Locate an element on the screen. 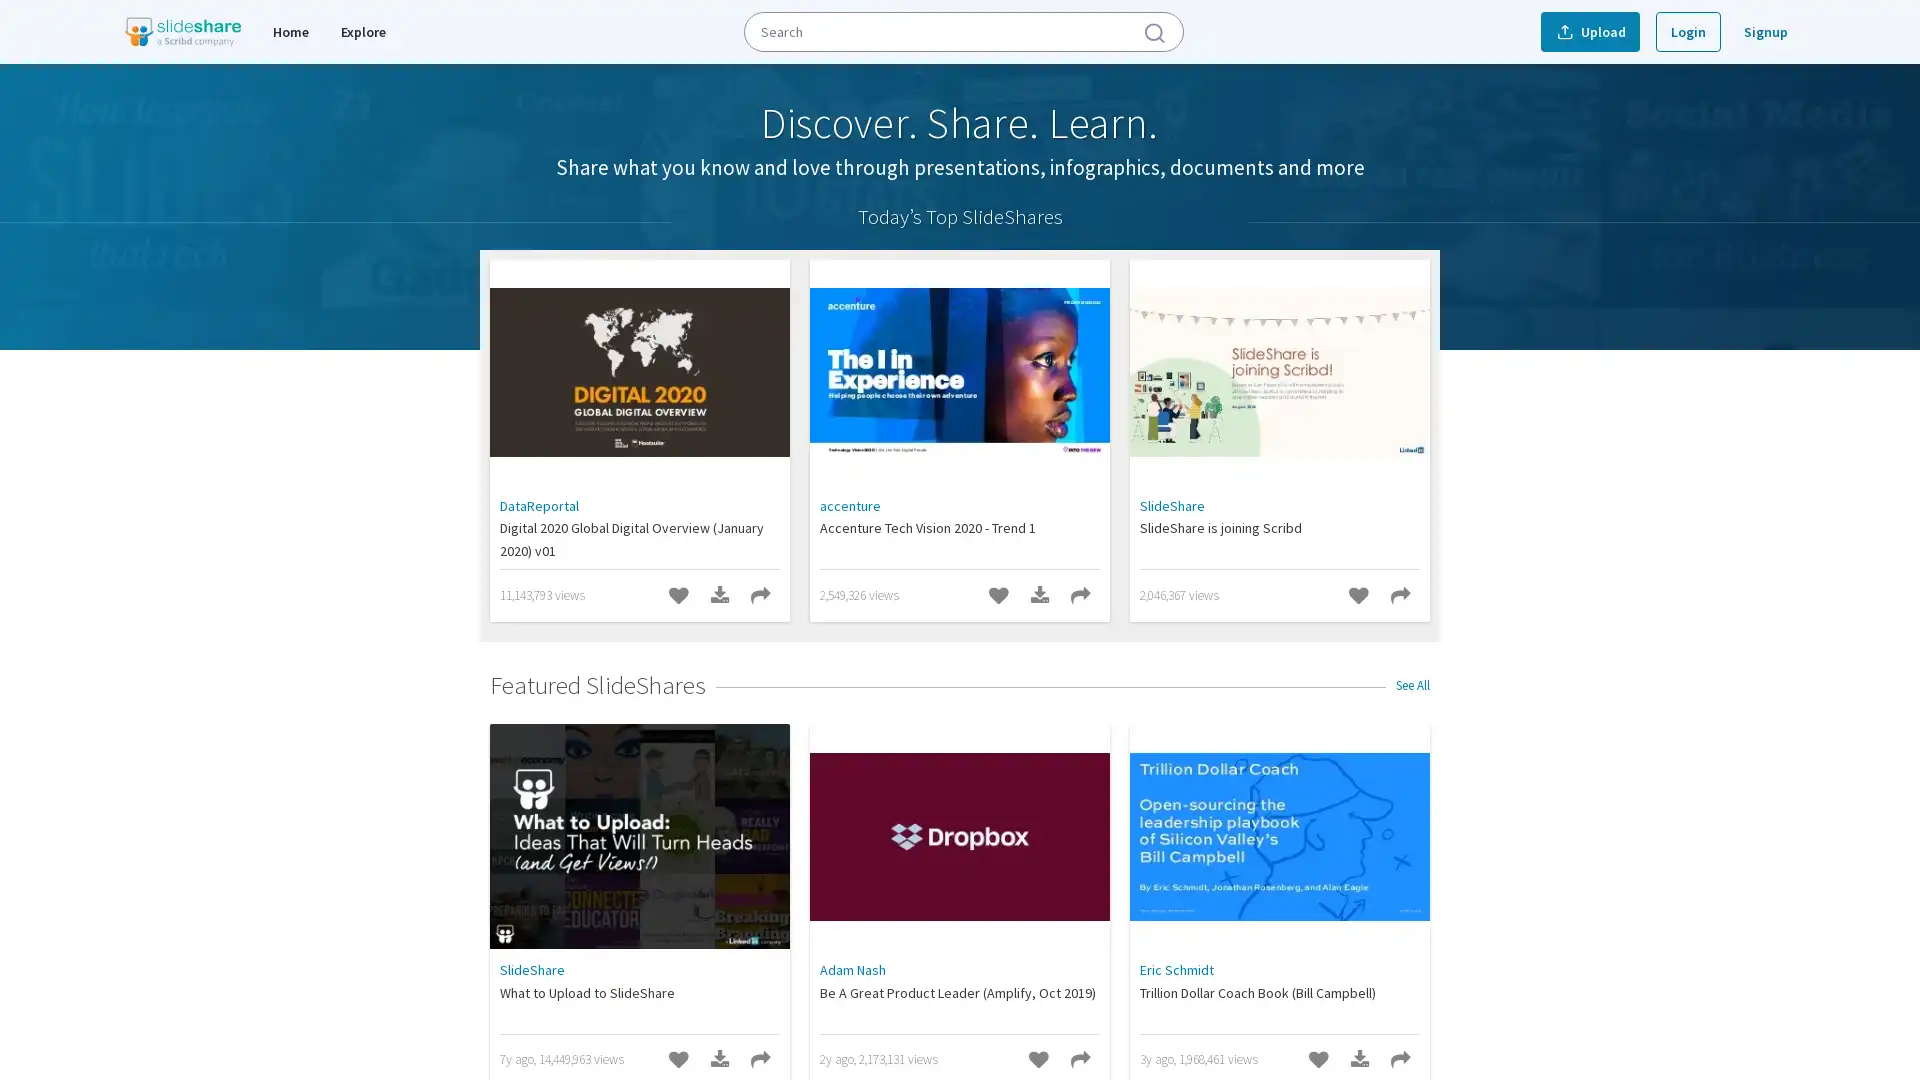 This screenshot has width=1920, height=1080. Like SlideShare is joining Scribd SlideShare. is located at coordinates (1359, 593).